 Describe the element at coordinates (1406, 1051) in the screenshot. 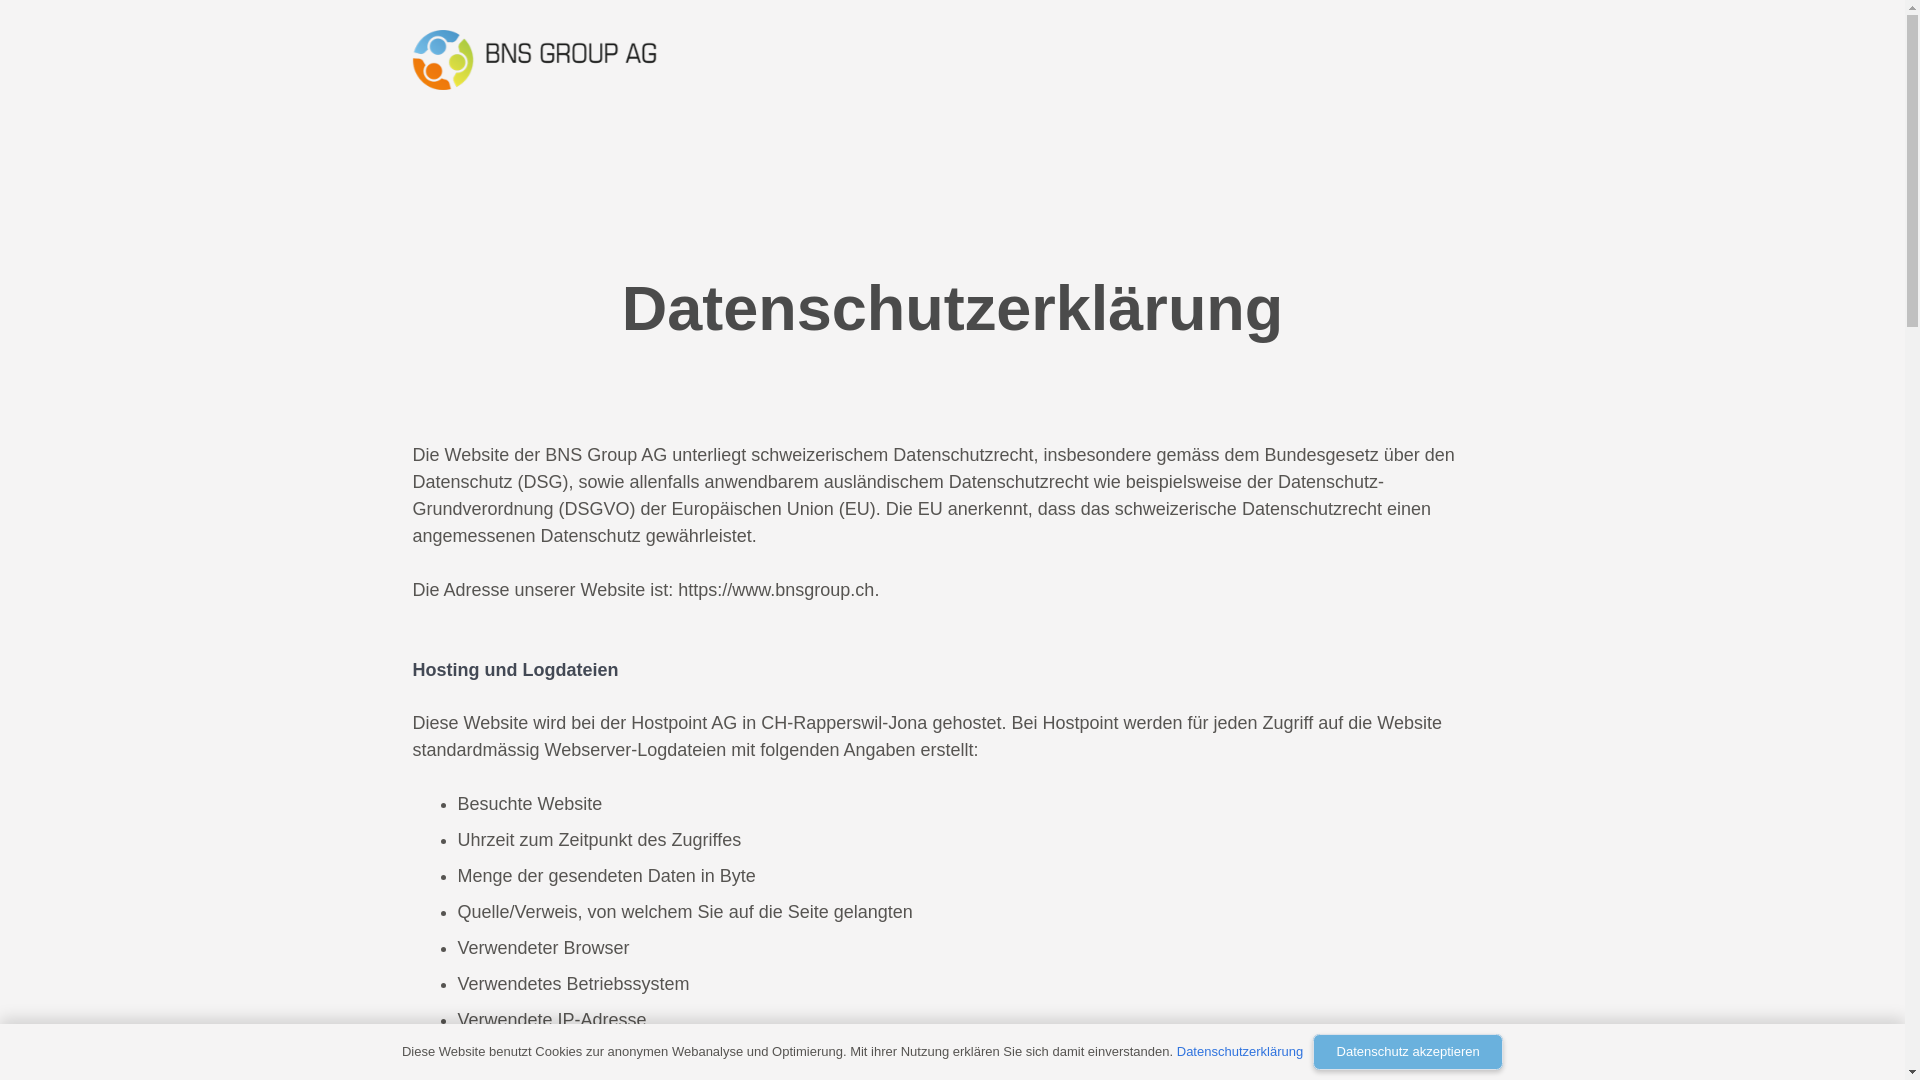

I see `'Datenschutz akzeptieren'` at that location.